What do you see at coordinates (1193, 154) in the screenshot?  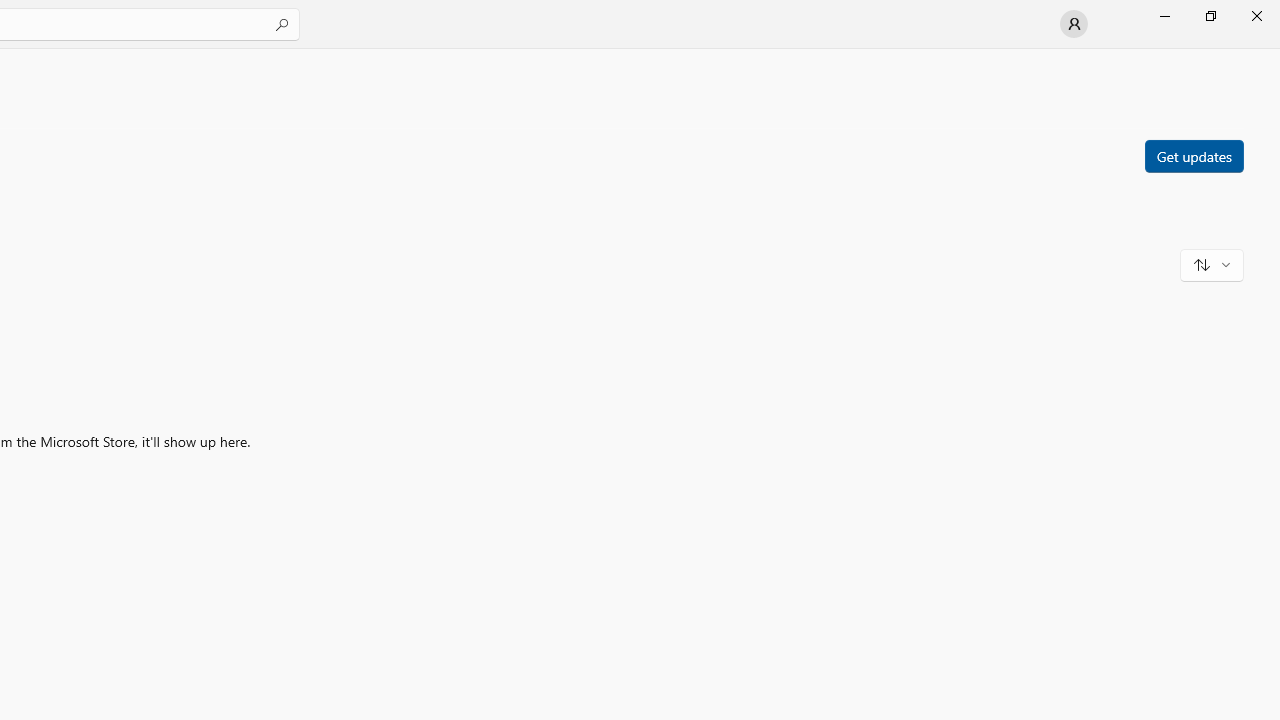 I see `'Get updates'` at bounding box center [1193, 154].